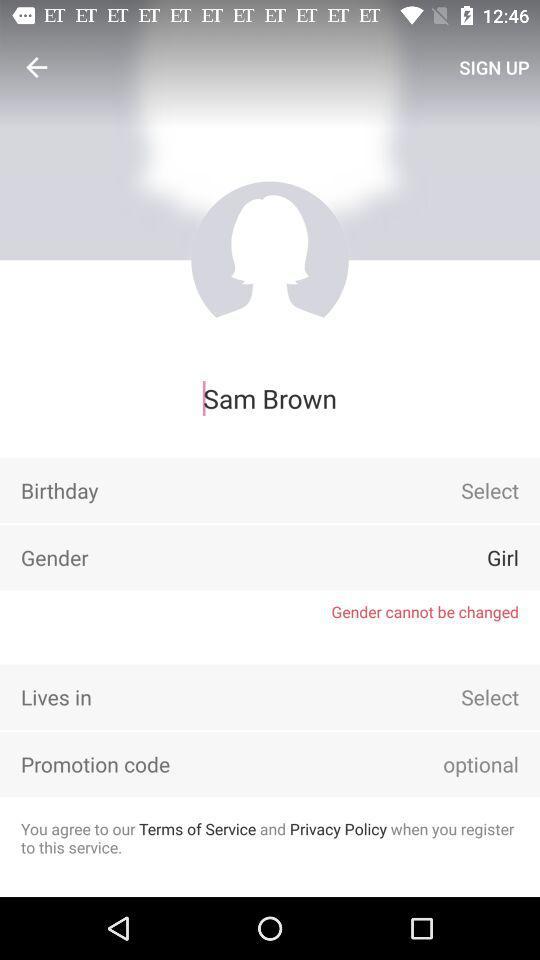 The image size is (540, 960). Describe the element at coordinates (493, 67) in the screenshot. I see `sign up item` at that location.